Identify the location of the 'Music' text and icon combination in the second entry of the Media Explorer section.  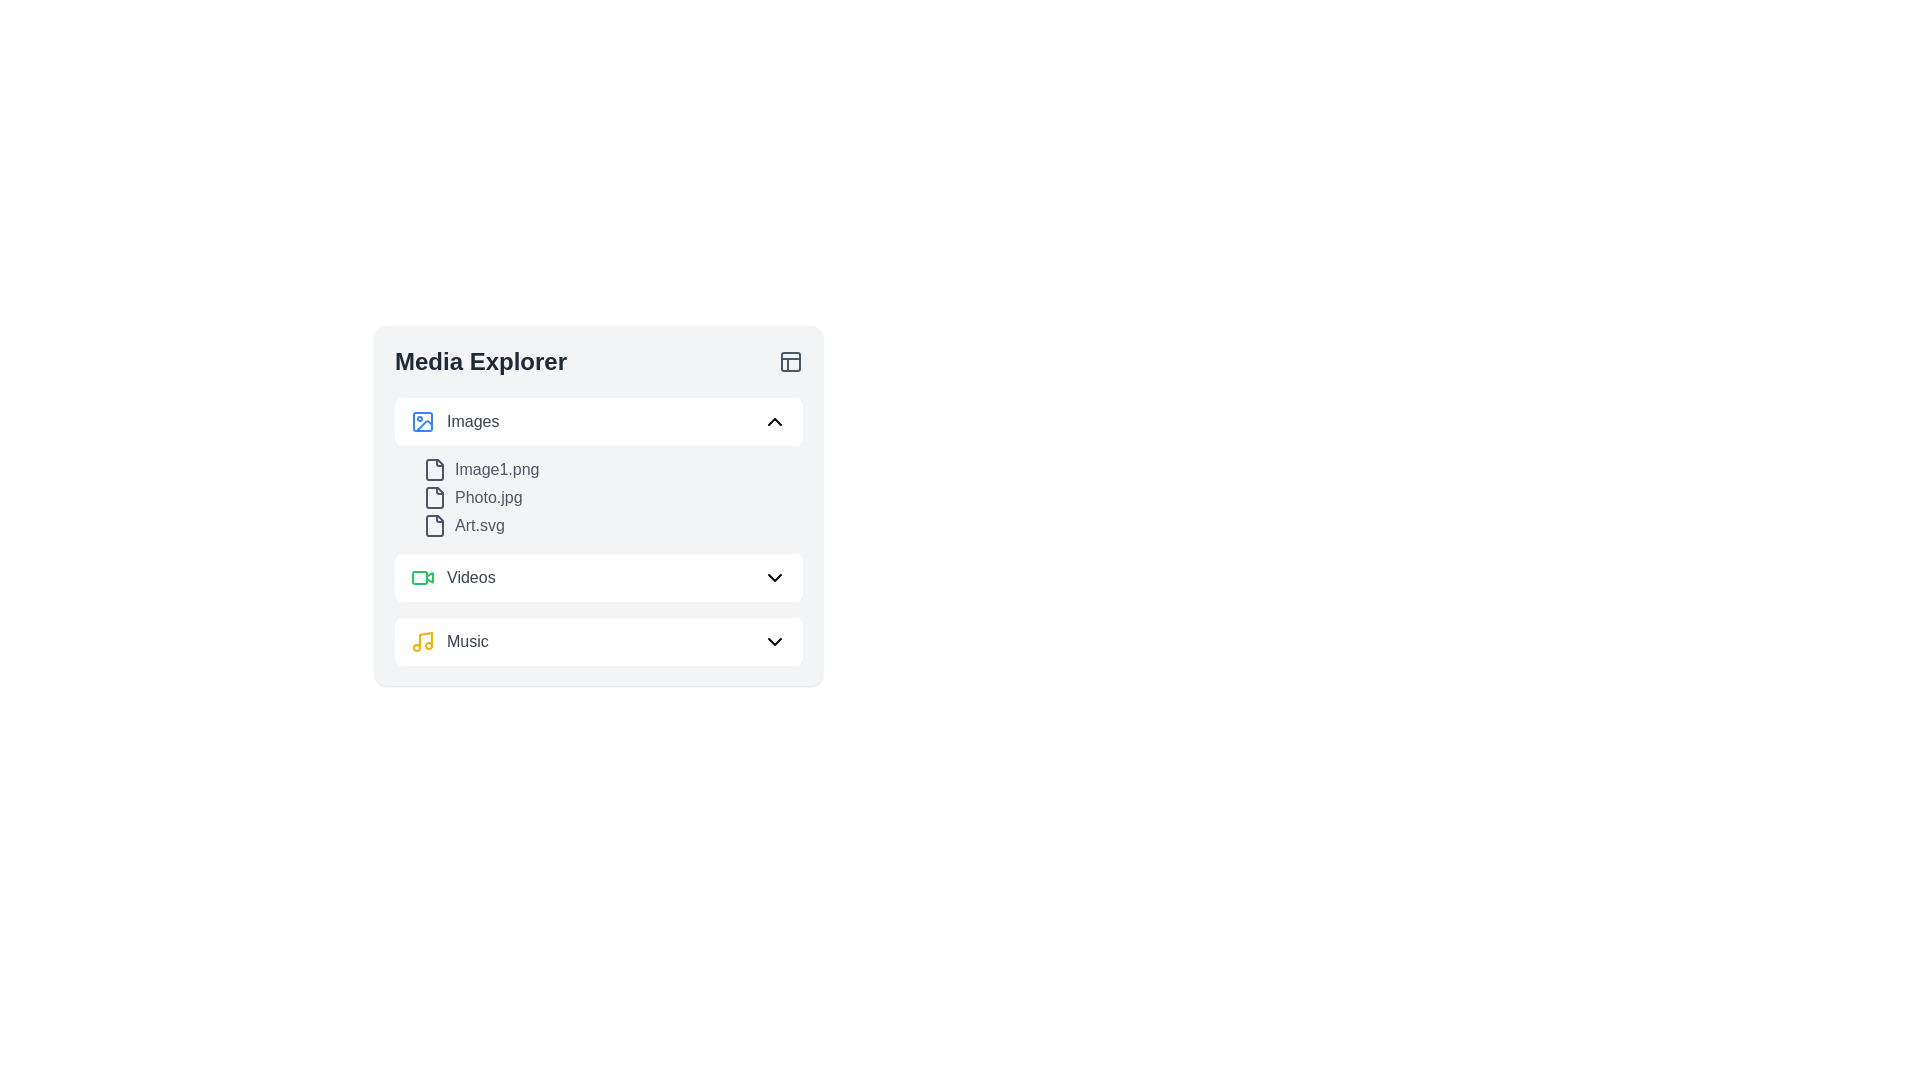
(448, 641).